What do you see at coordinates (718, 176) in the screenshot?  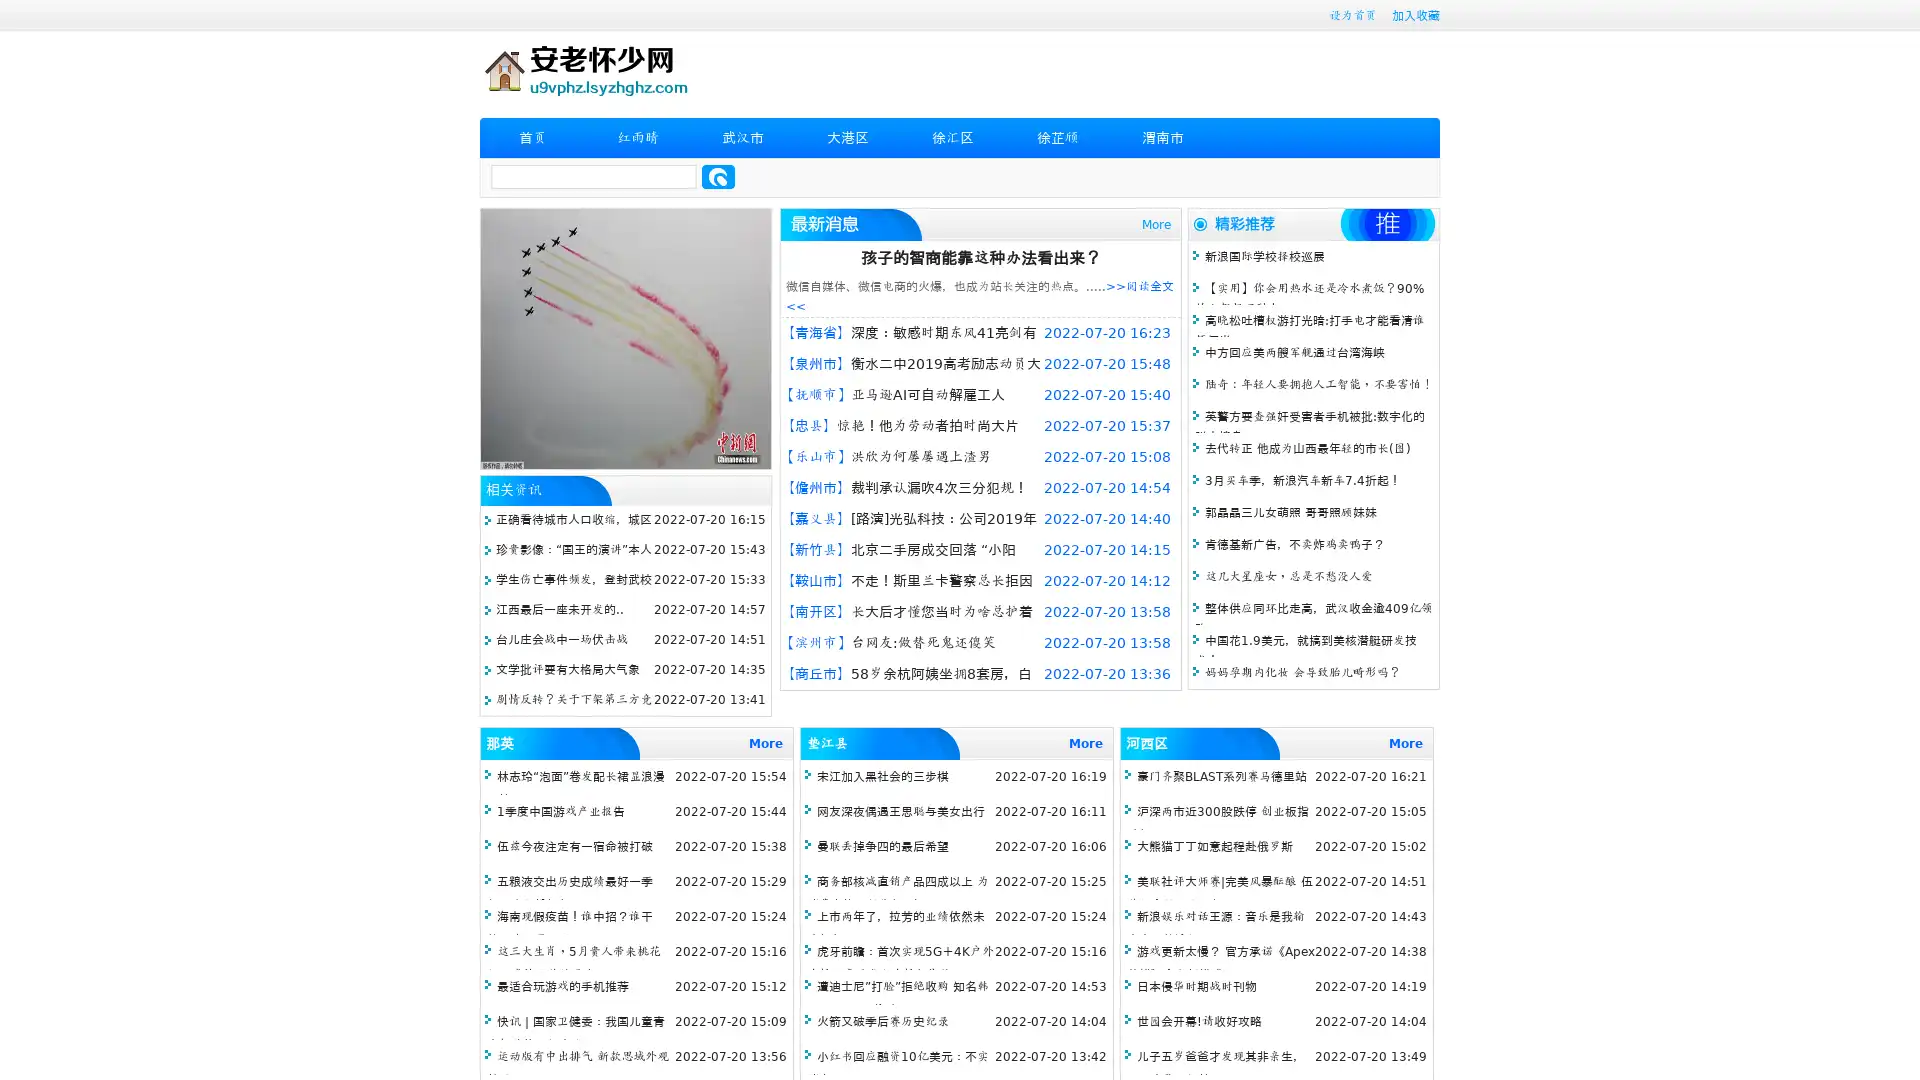 I see `Search` at bounding box center [718, 176].